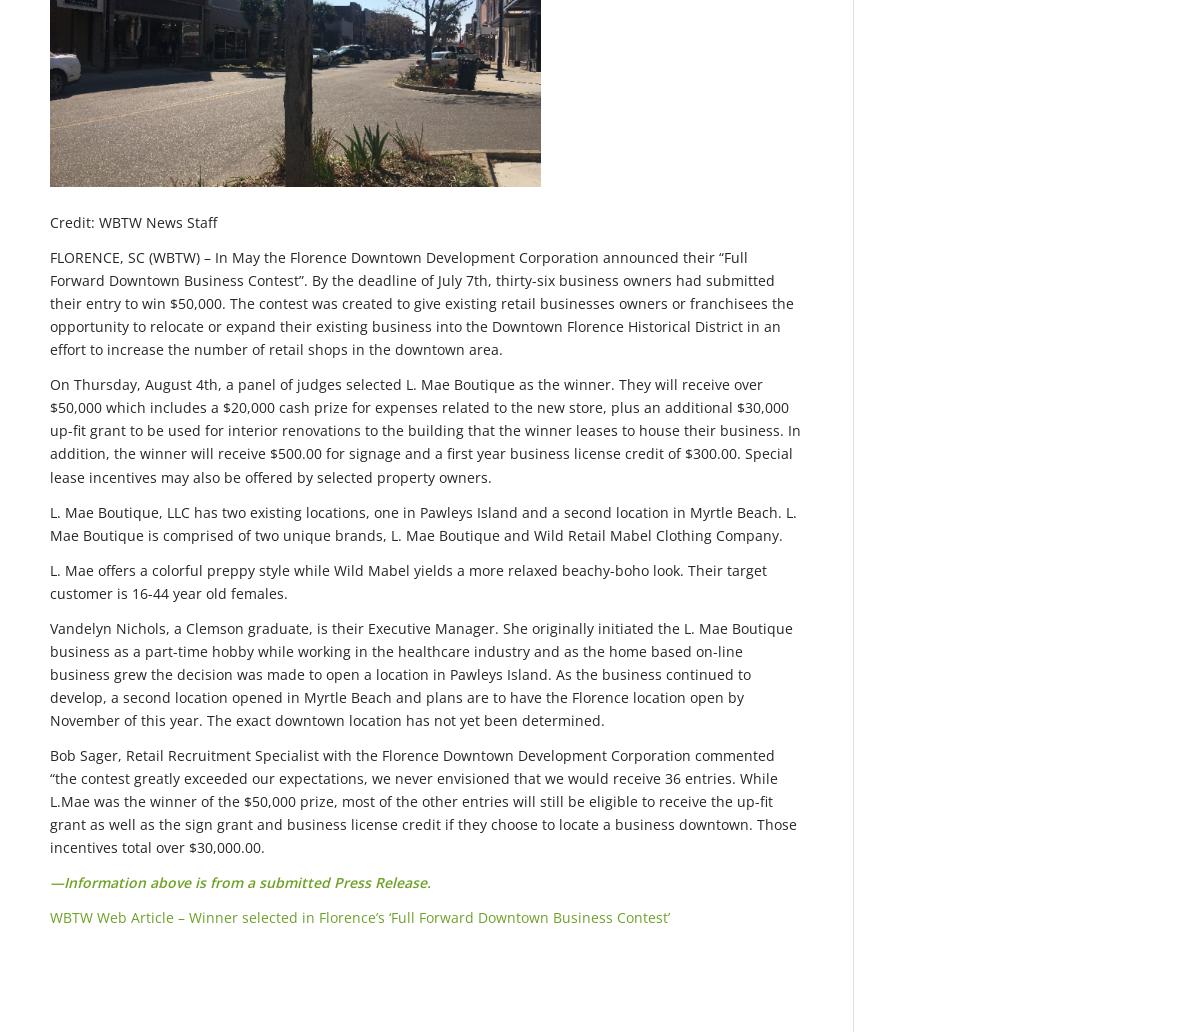  Describe the element at coordinates (423, 523) in the screenshot. I see `'L. Mae Boutique, LLC has two existing locations, one in Pawleys Island and a second location in Myrtle Beach. L. Mae Boutique is comprised of two unique brands, L. Mae Boutique and Wild Retail Mabel Clothing Company.'` at that location.